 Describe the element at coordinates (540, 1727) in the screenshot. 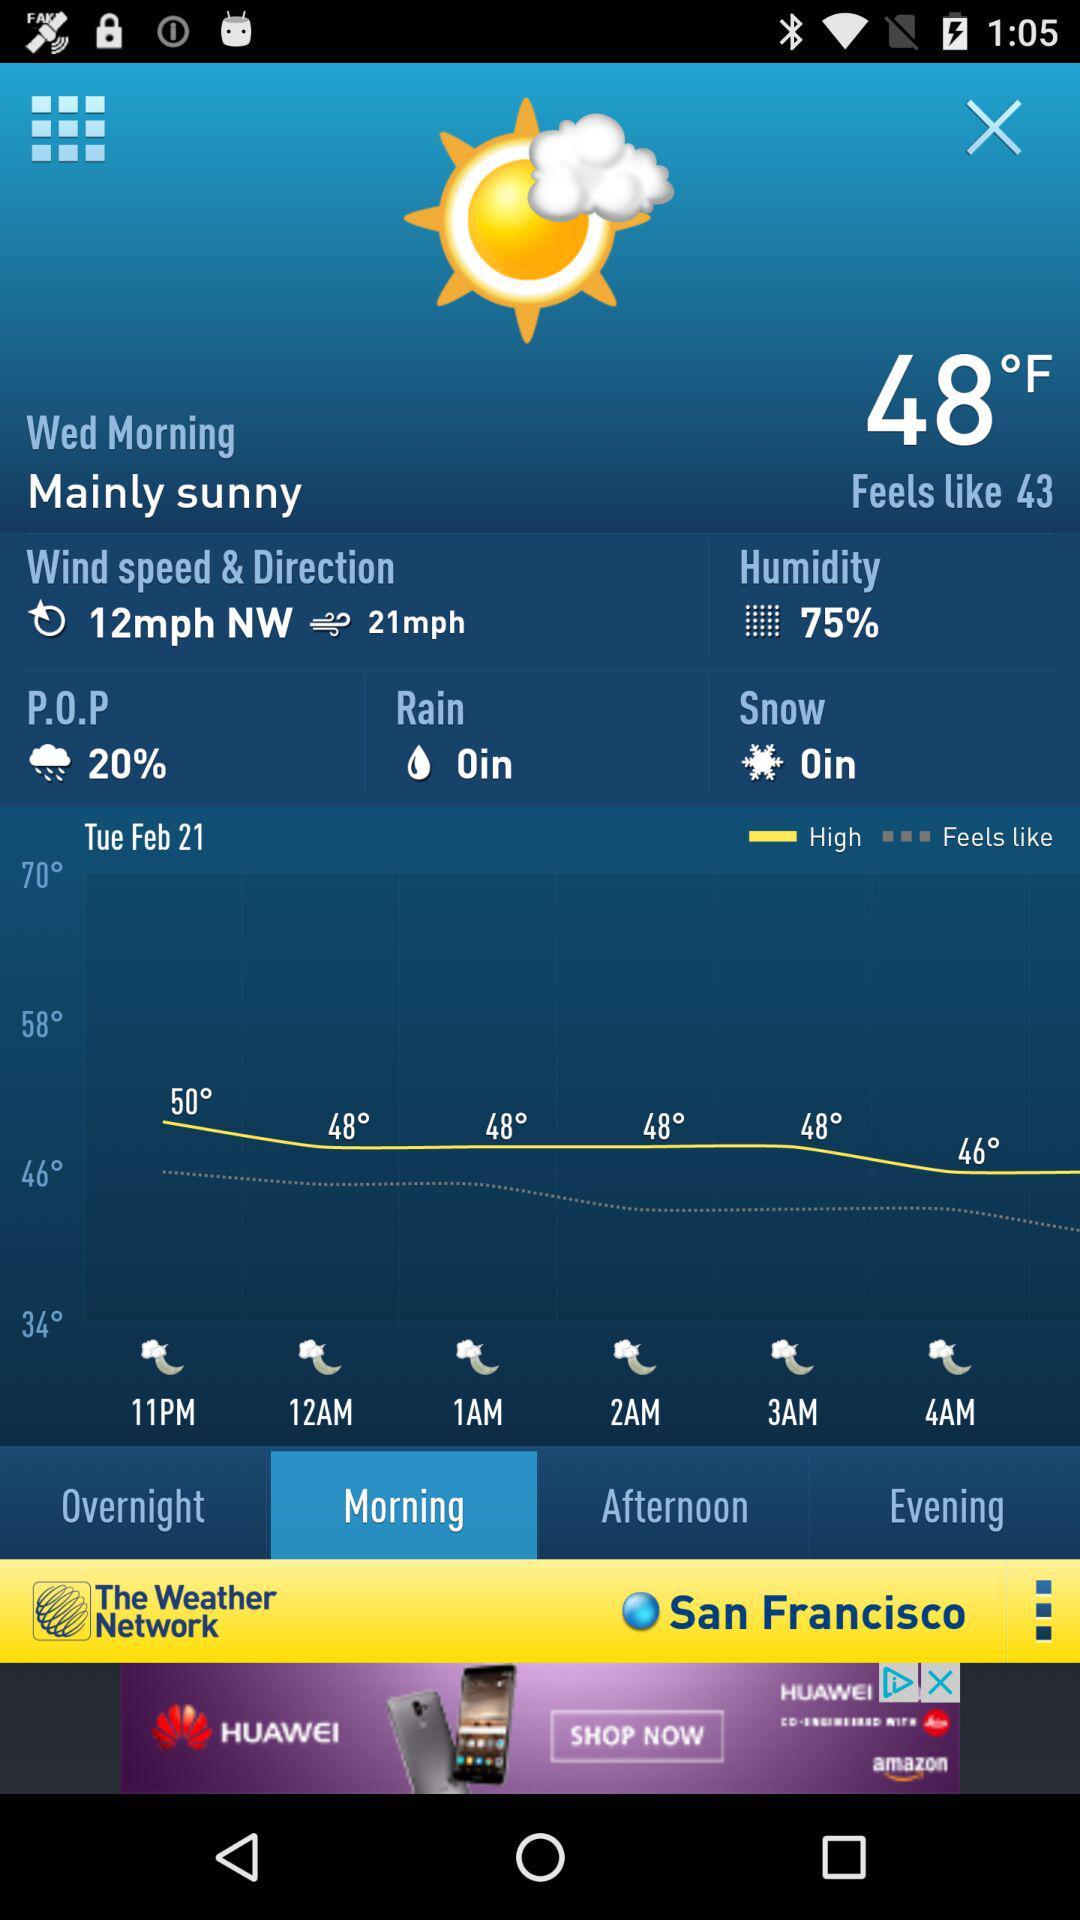

I see `advertisement` at that location.